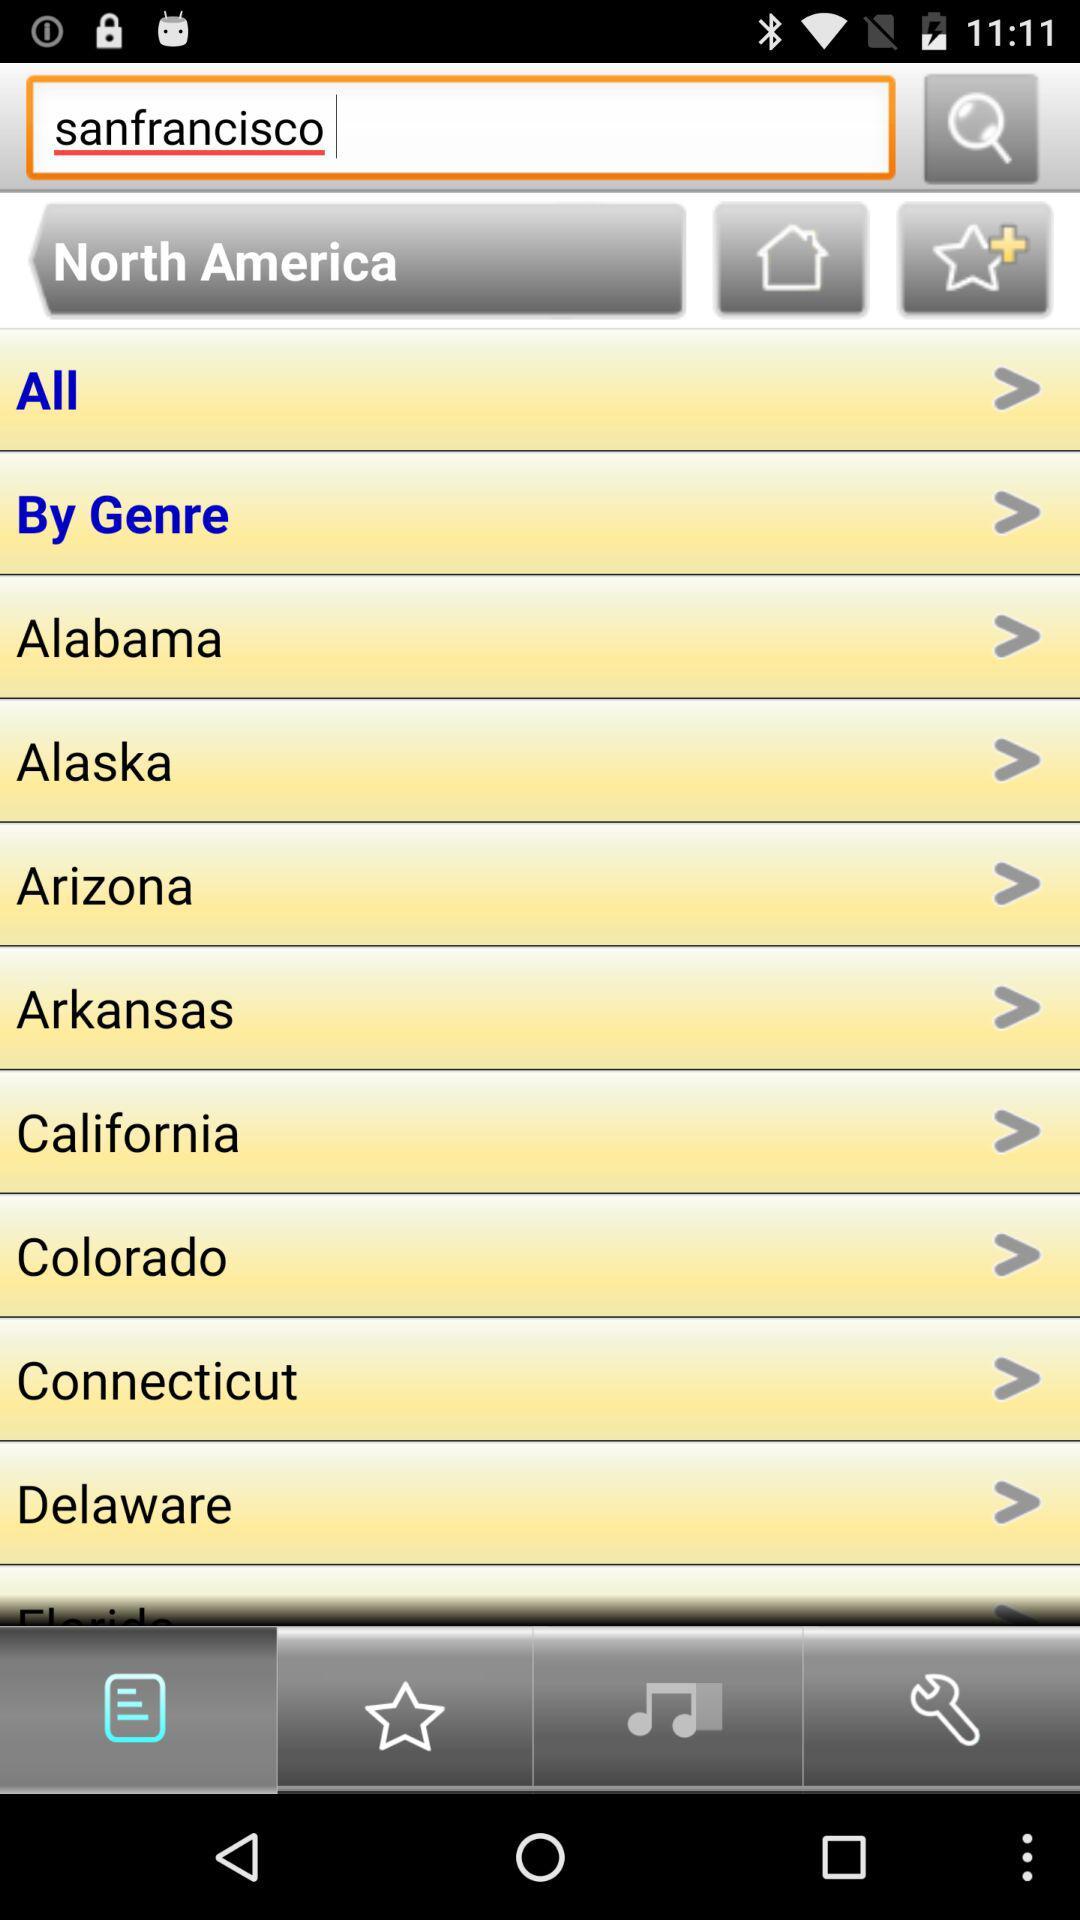 The height and width of the screenshot is (1920, 1080). Describe the element at coordinates (979, 126) in the screenshot. I see `search the option` at that location.